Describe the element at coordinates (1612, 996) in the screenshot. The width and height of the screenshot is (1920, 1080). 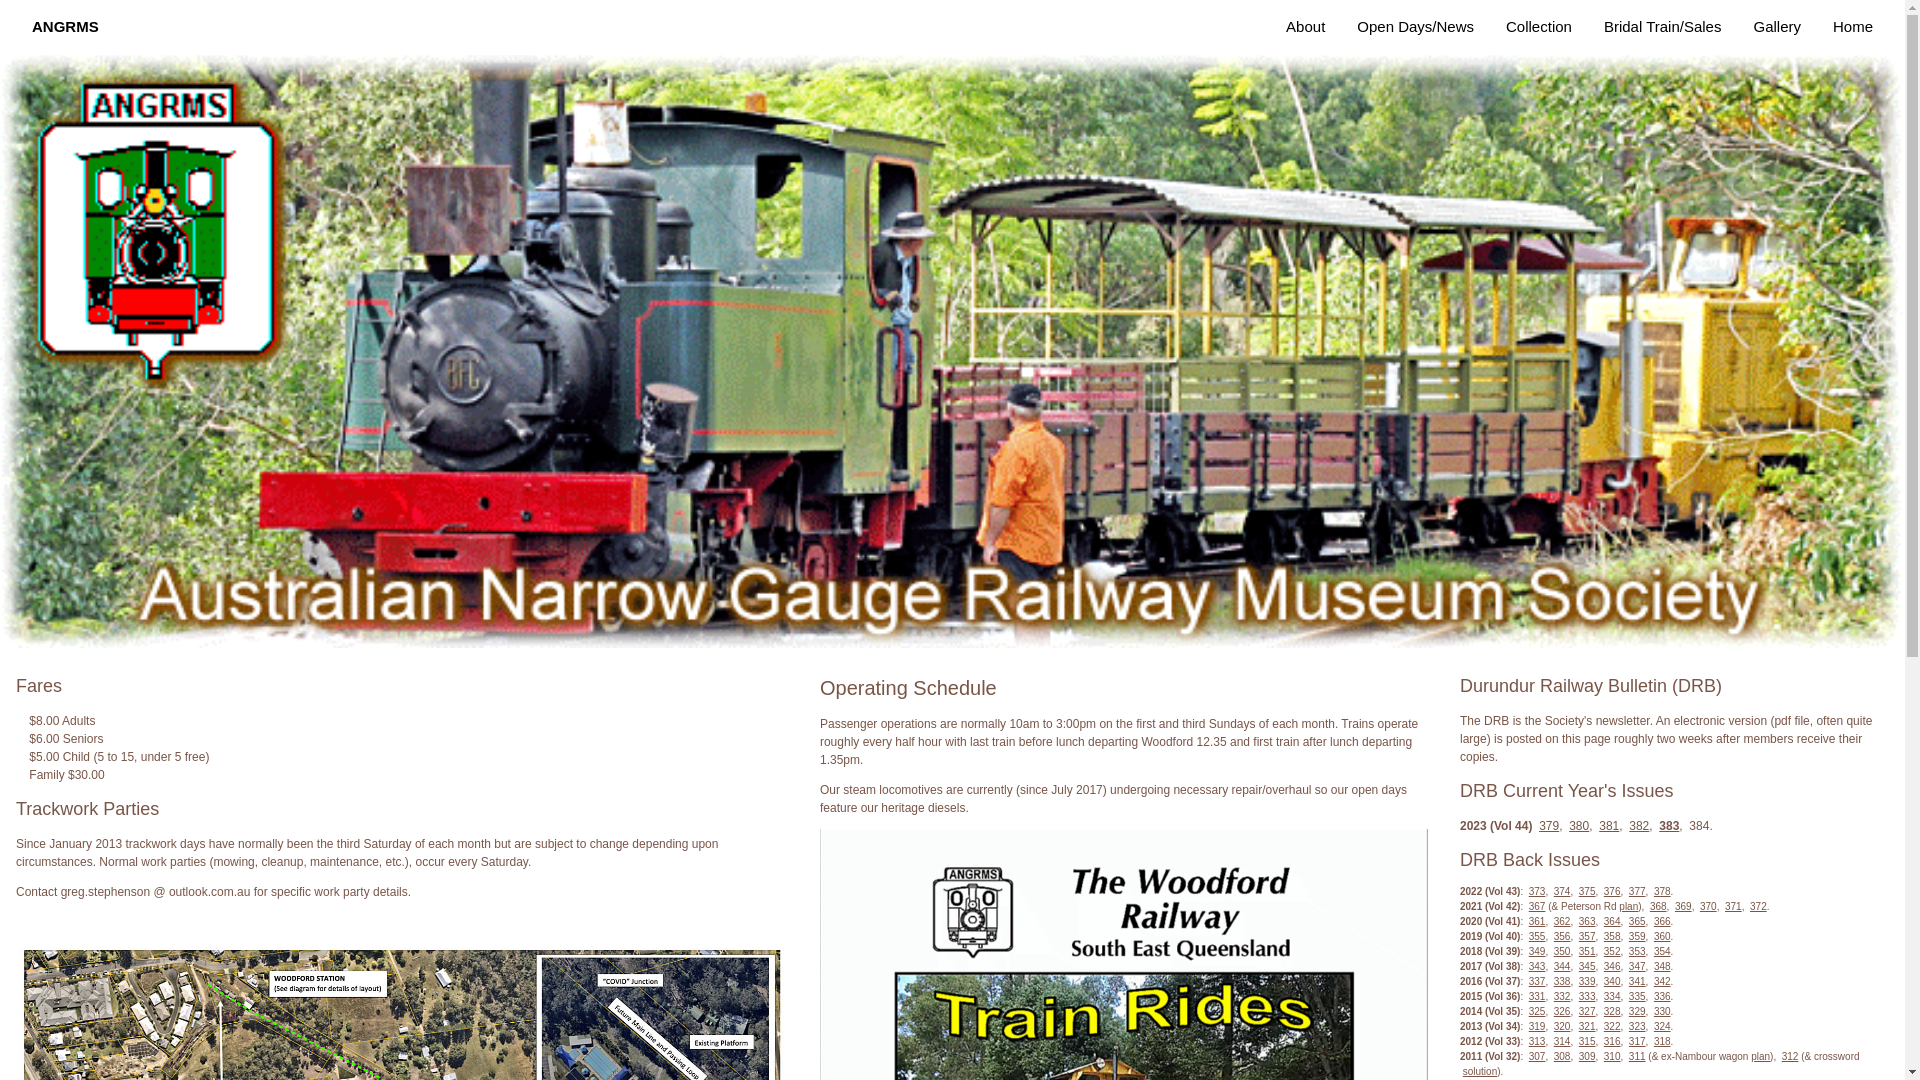
I see `'334'` at that location.